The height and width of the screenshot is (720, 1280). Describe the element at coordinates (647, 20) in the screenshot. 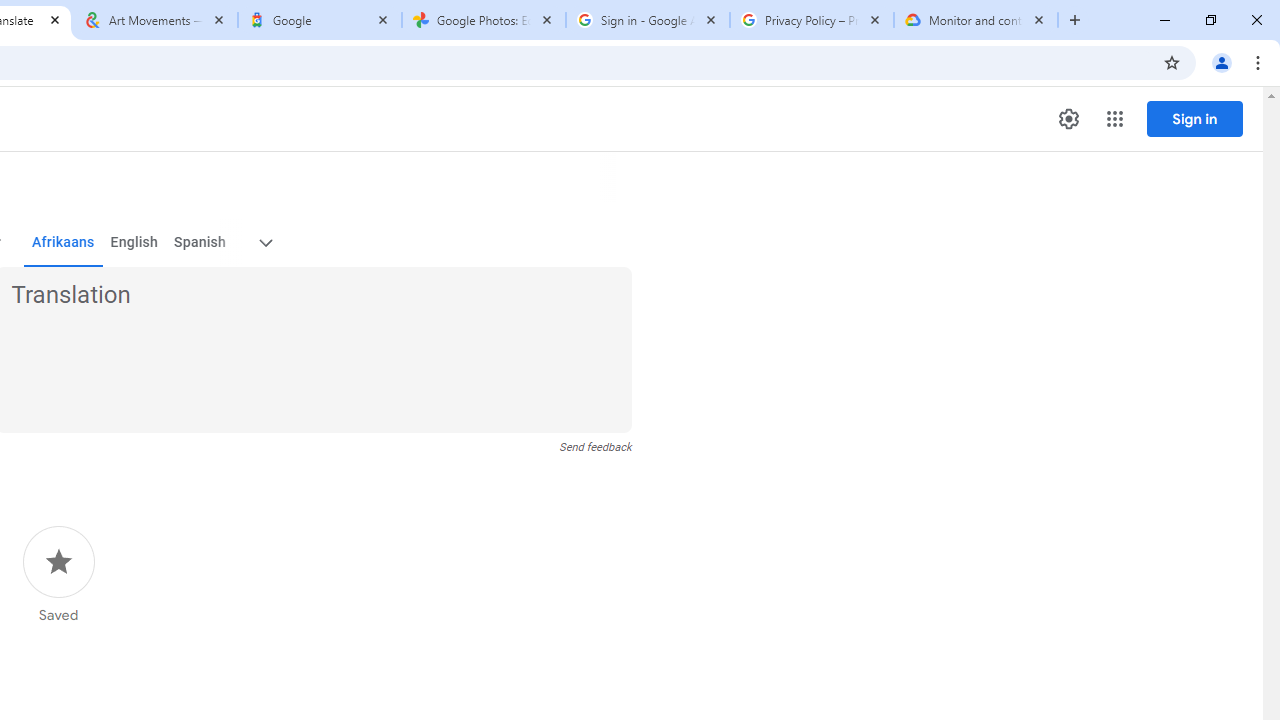

I see `'Sign in - Google Accounts'` at that location.